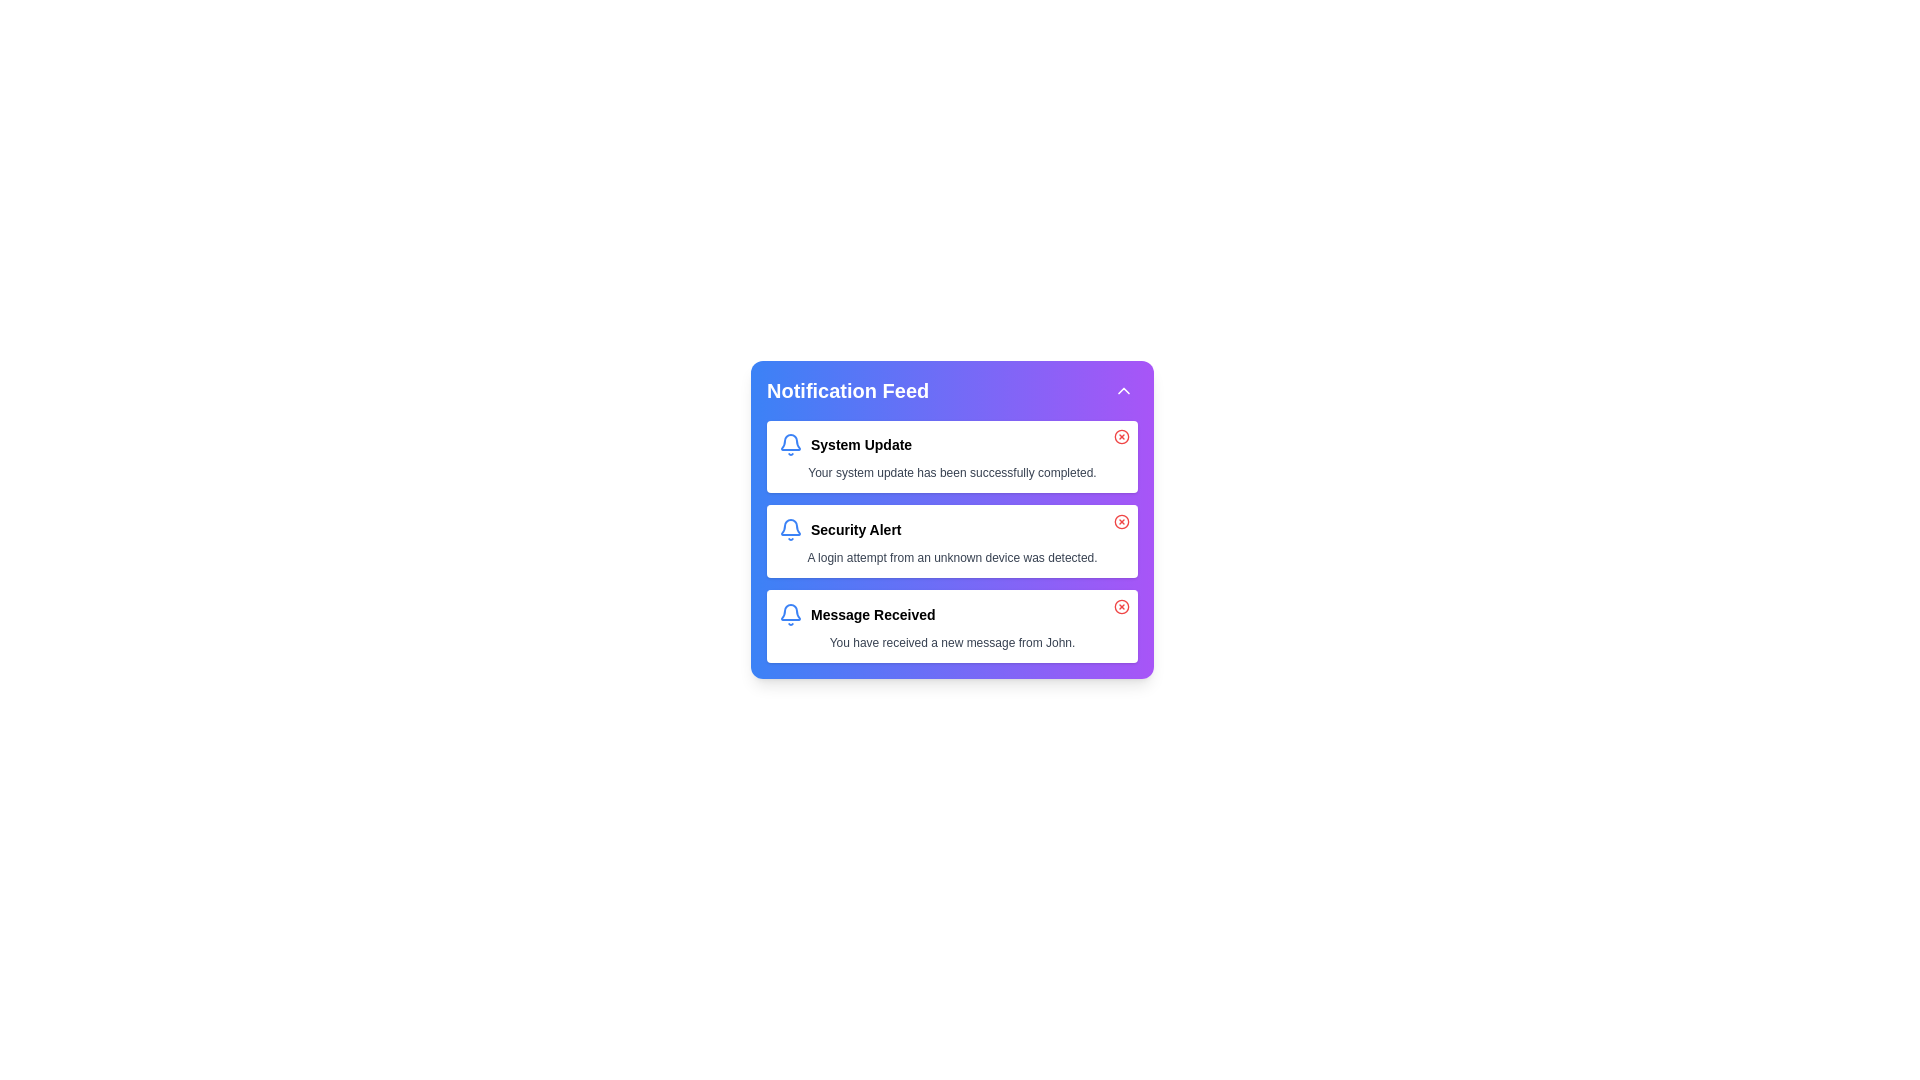 The height and width of the screenshot is (1080, 1920). Describe the element at coordinates (790, 613) in the screenshot. I see `the bell icon located in the 'Message Received' notification card, positioned to the left of the associated text` at that location.